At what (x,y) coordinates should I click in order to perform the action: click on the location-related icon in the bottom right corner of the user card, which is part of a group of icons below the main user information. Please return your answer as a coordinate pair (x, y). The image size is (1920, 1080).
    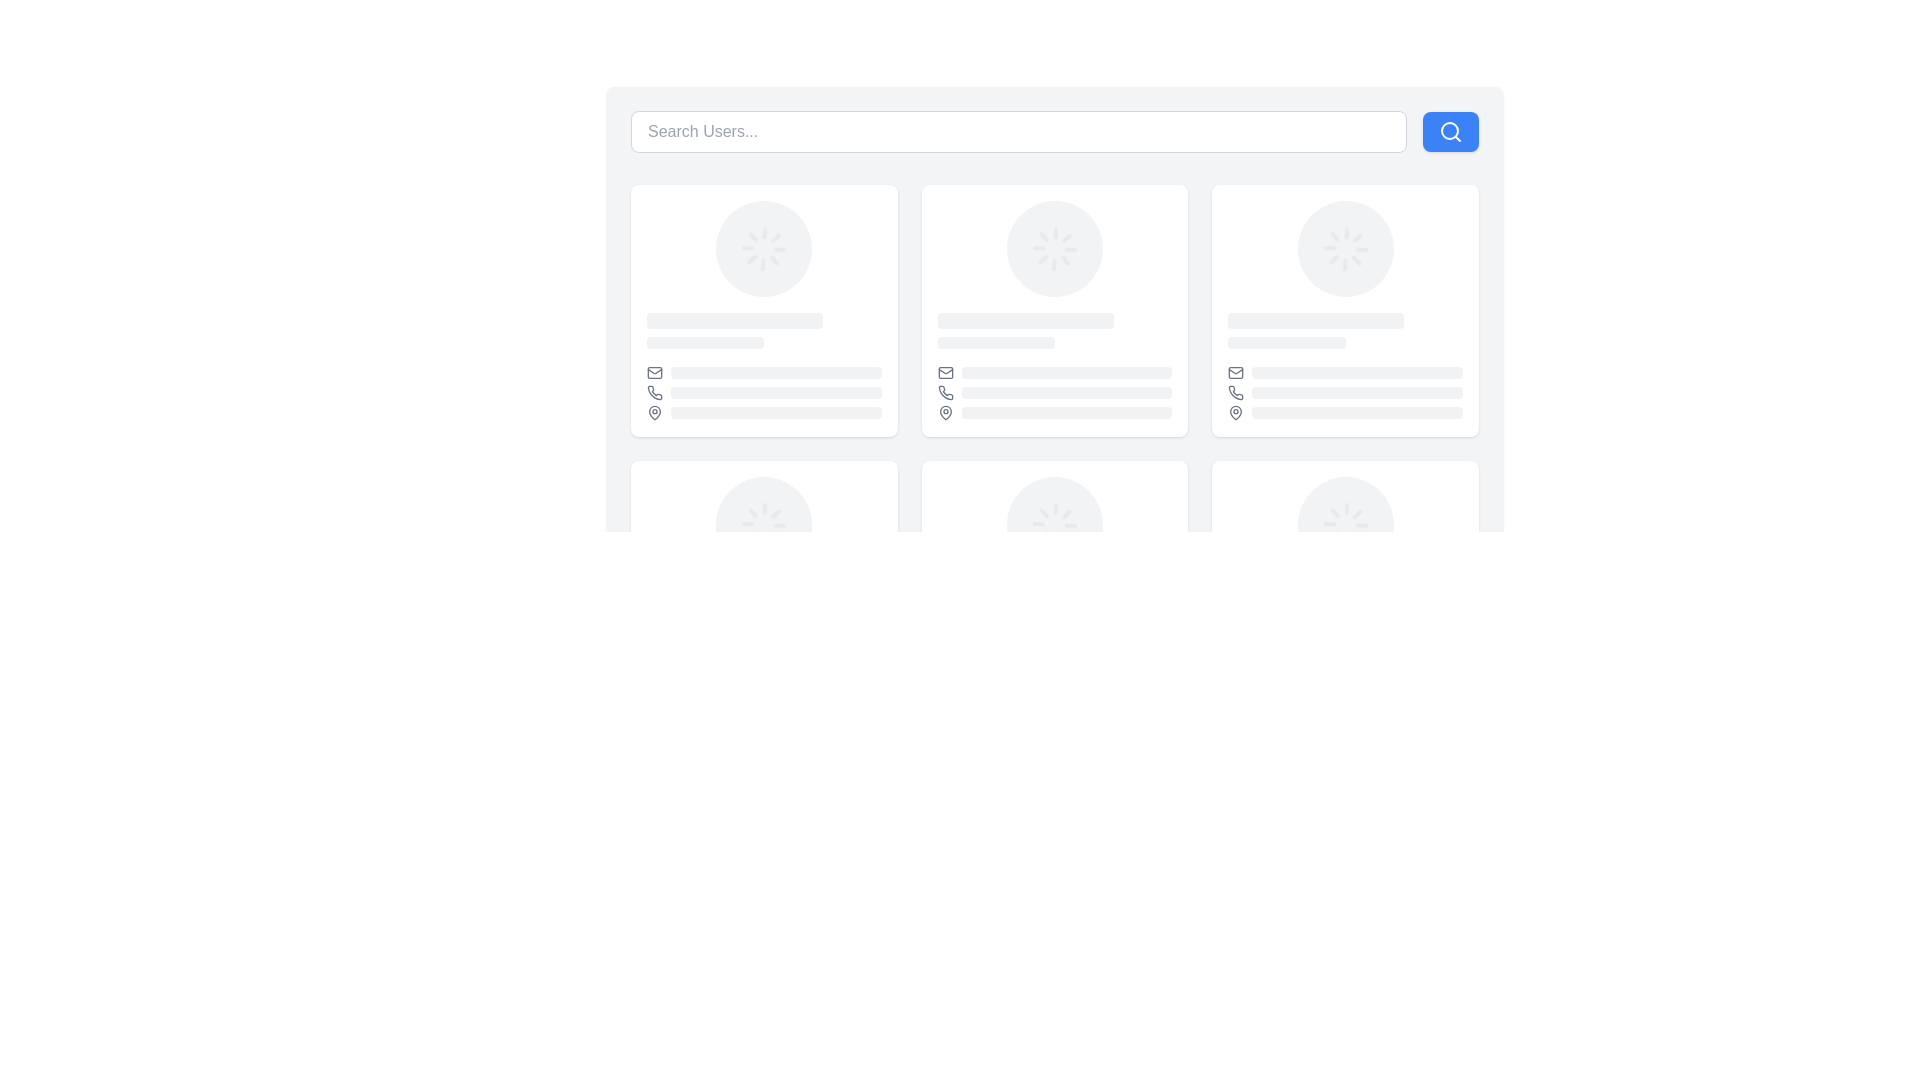
    Looking at the image, I should click on (1235, 411).